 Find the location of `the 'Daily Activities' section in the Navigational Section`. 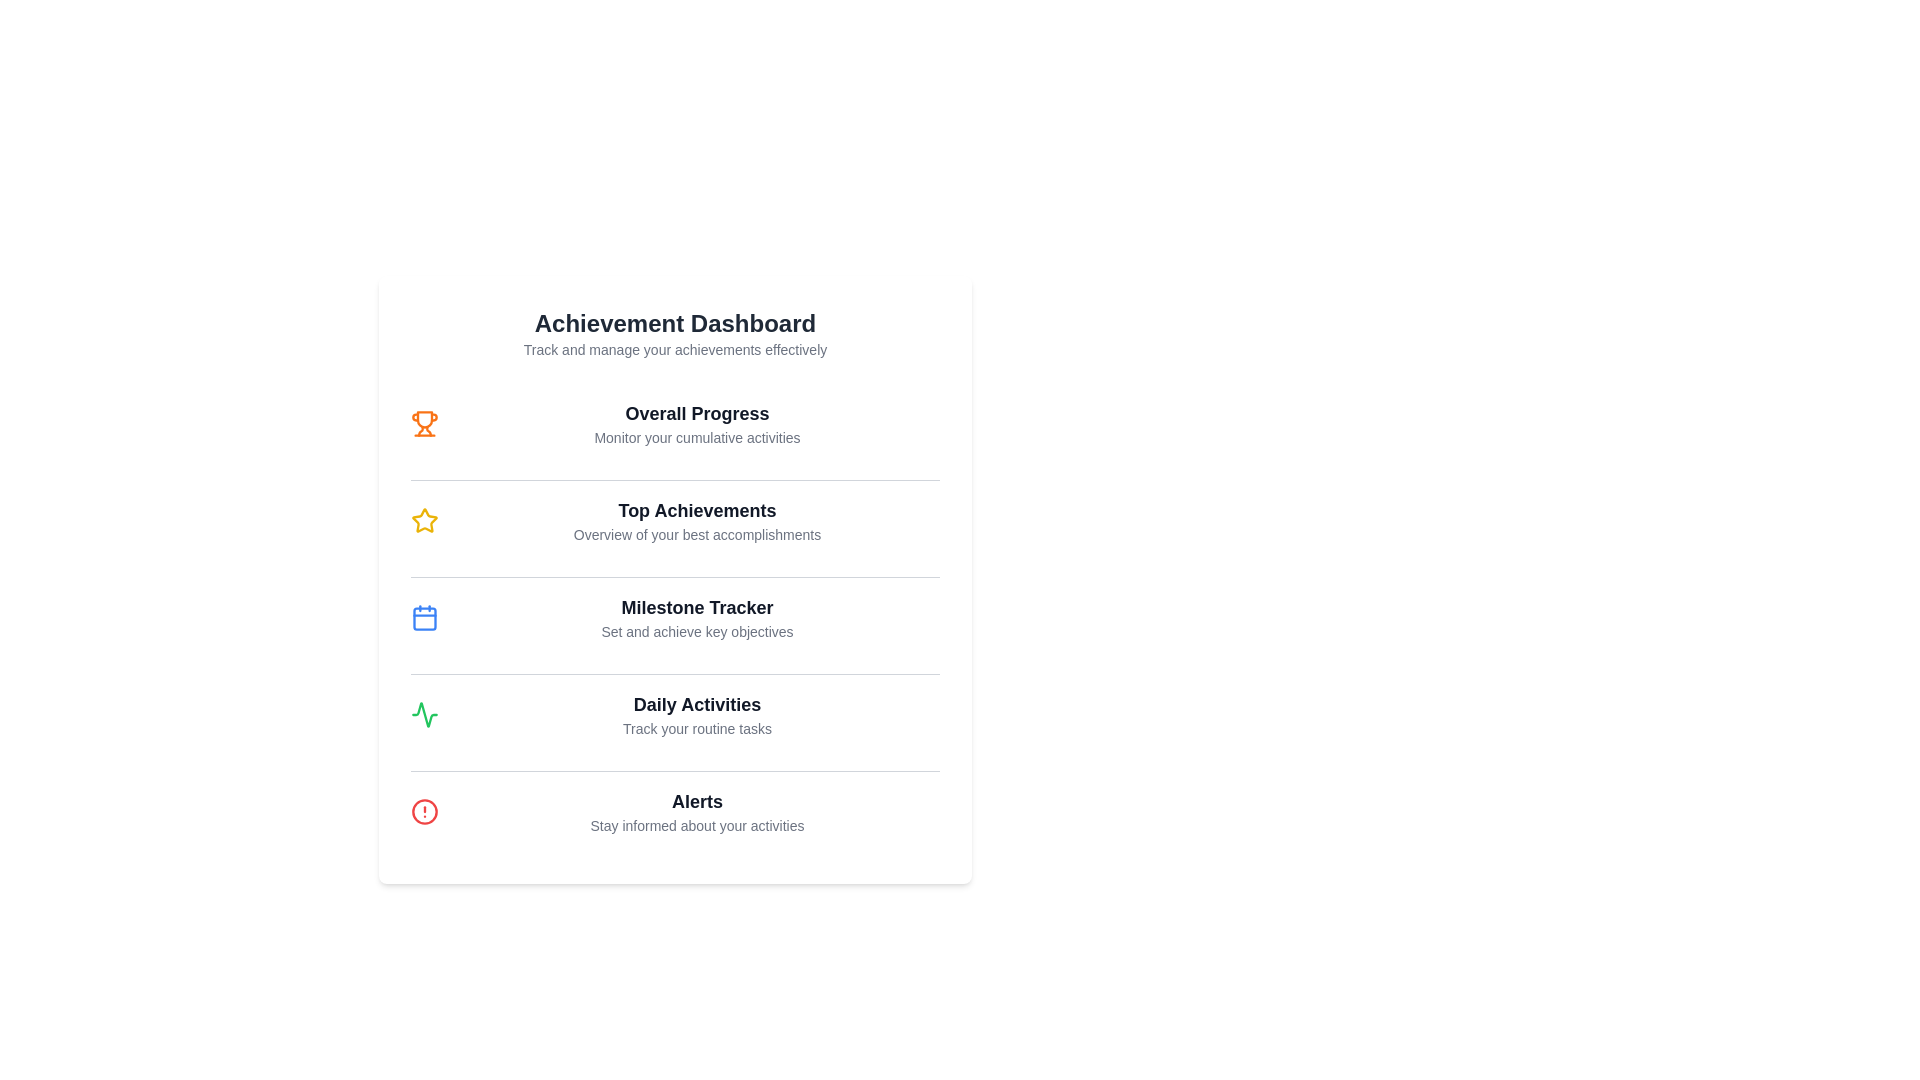

the 'Daily Activities' section in the Navigational Section is located at coordinates (675, 713).